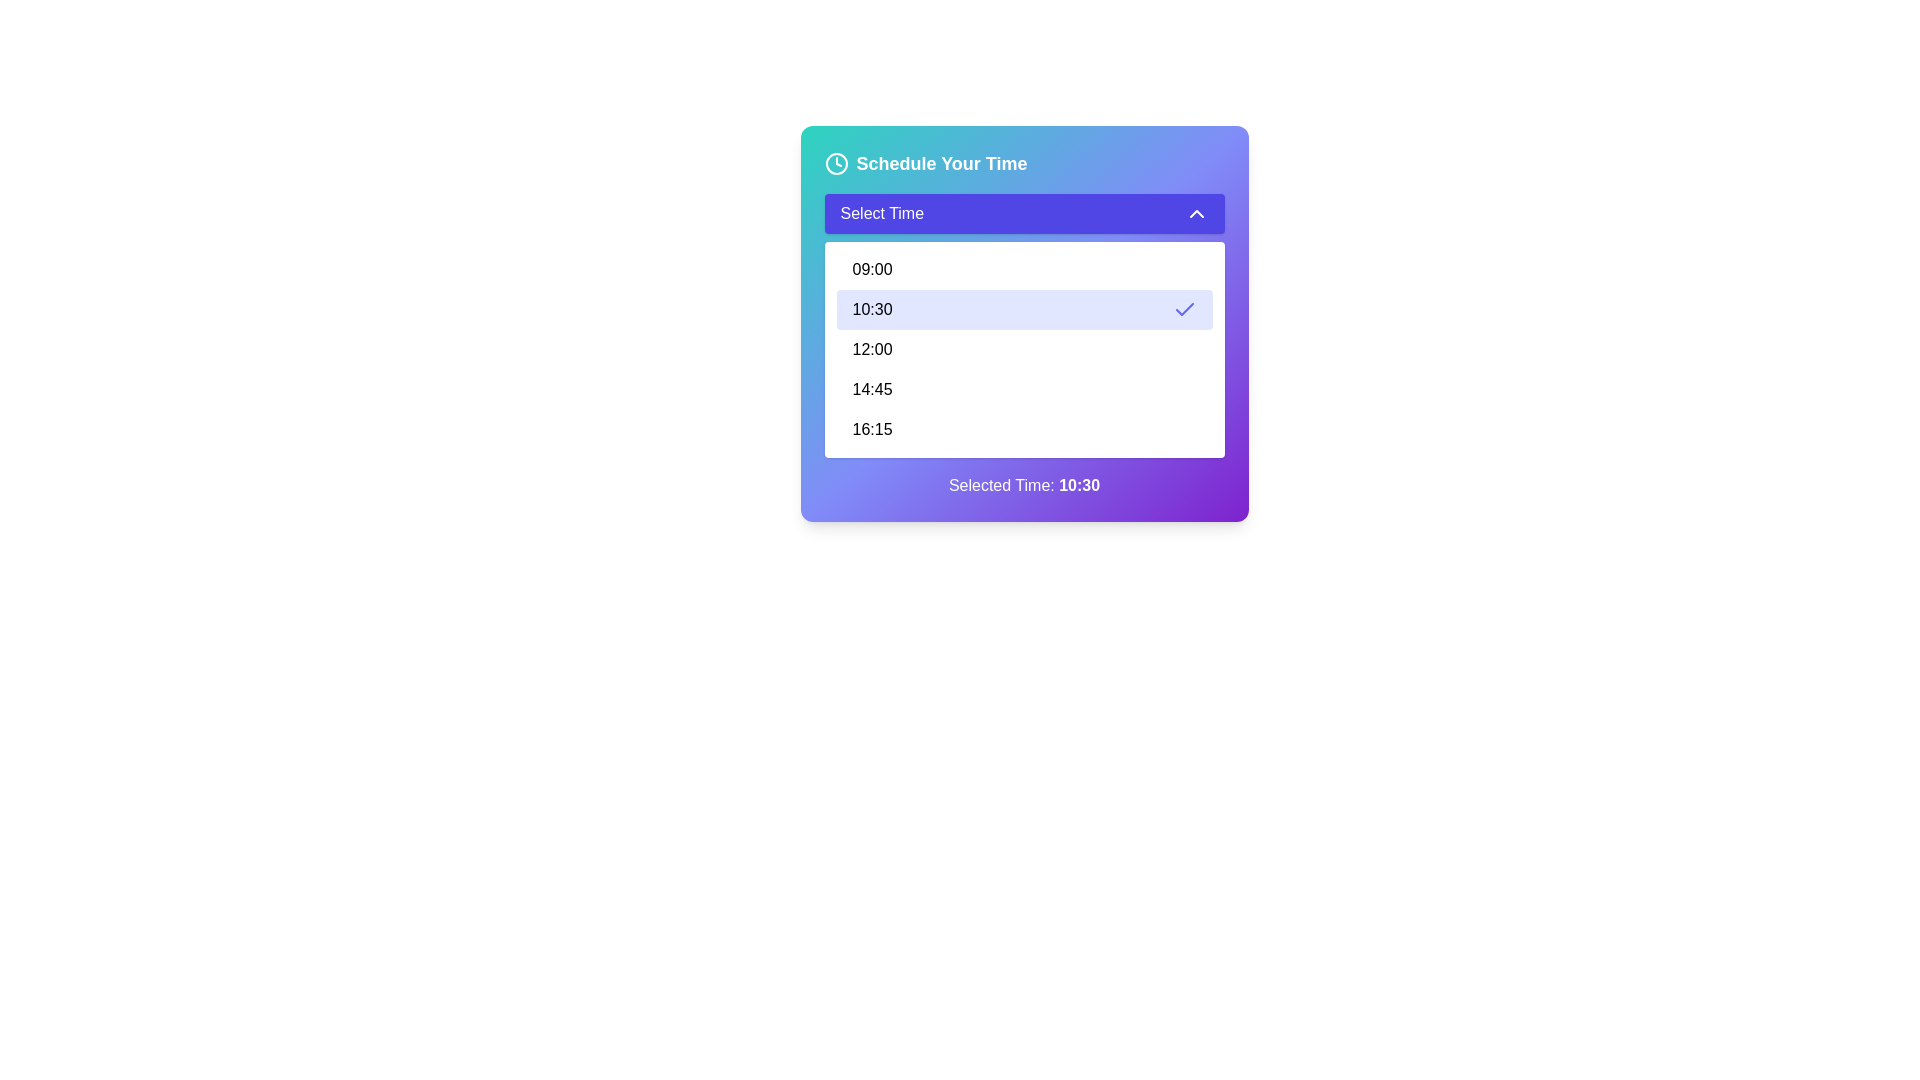 The image size is (1920, 1080). Describe the element at coordinates (1184, 309) in the screenshot. I see `the icon indicating the selected time slot of '10:30' in the dropdown menu` at that location.